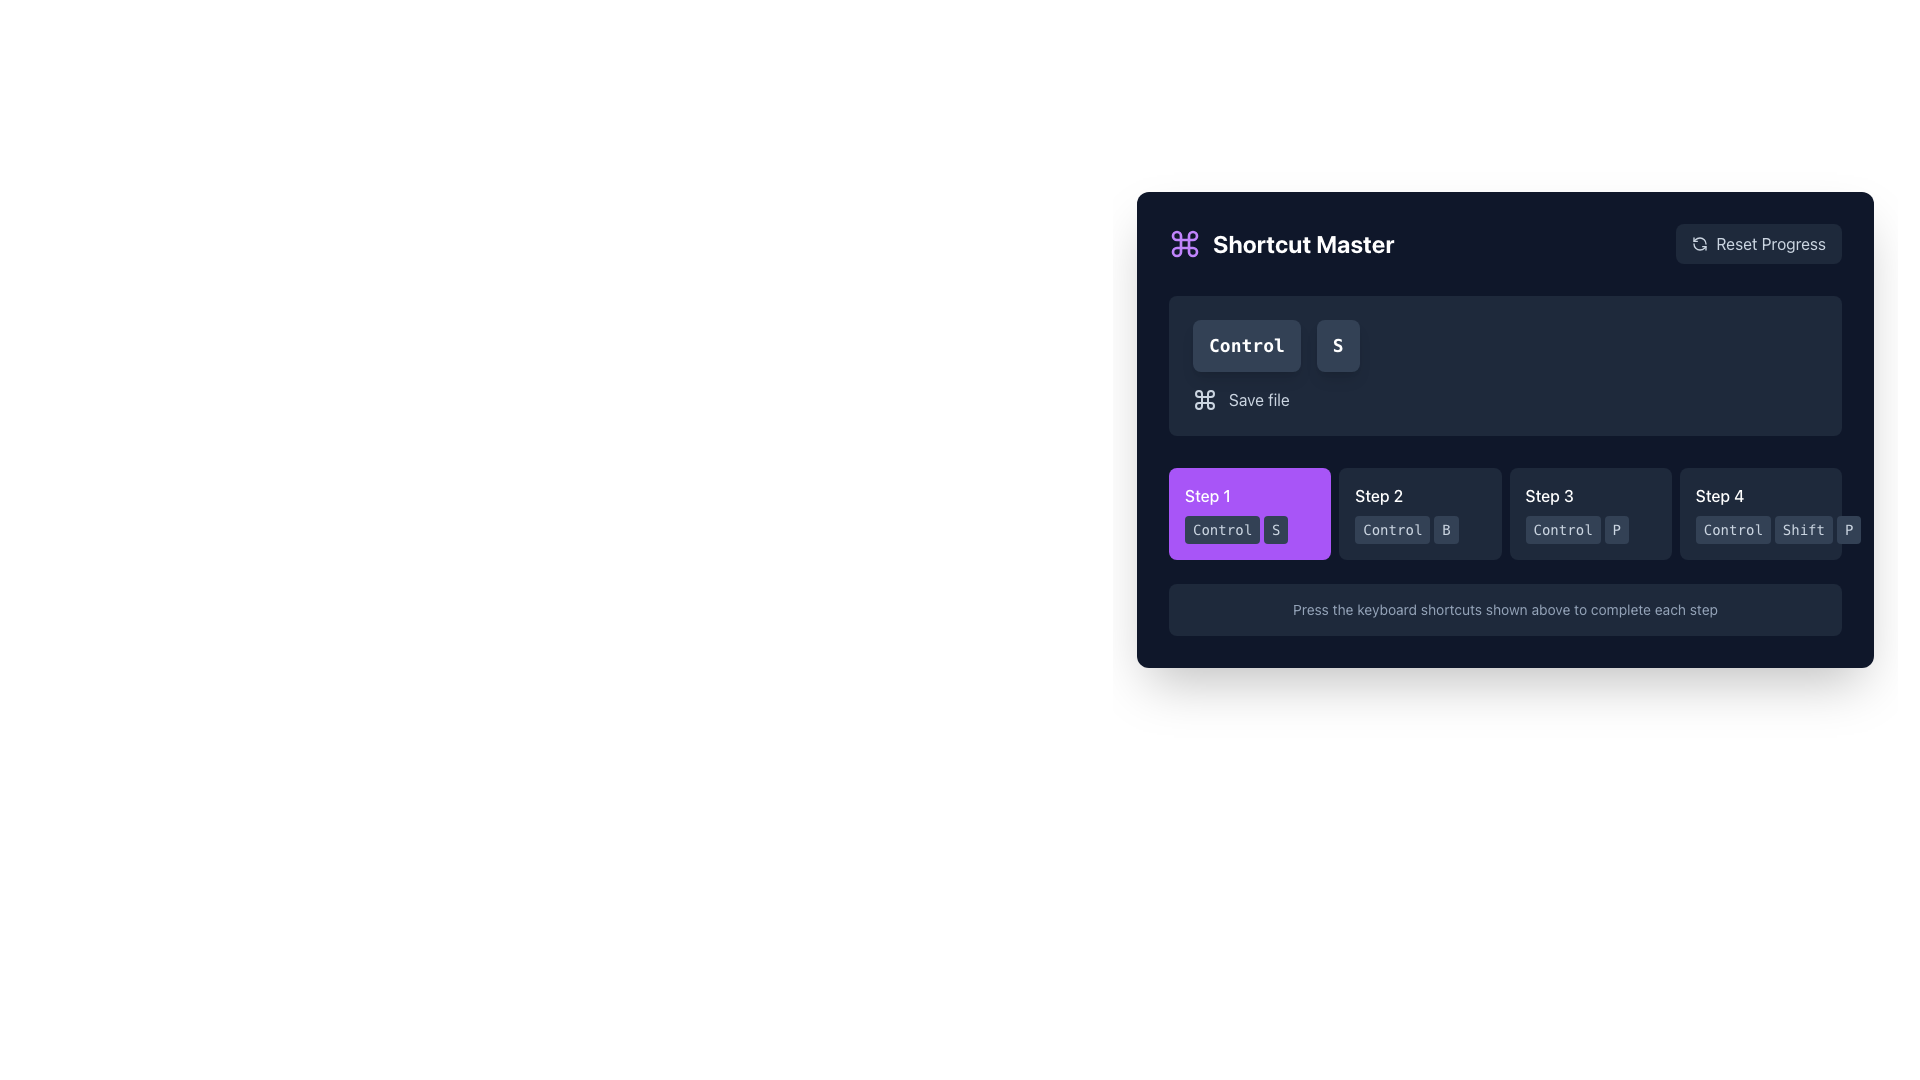 The image size is (1920, 1080). Describe the element at coordinates (1562, 528) in the screenshot. I see `the 'Control' button, which is a small, rounded rectangular button with a dark slate background and lighter text, located in the 'Step 3' section` at that location.